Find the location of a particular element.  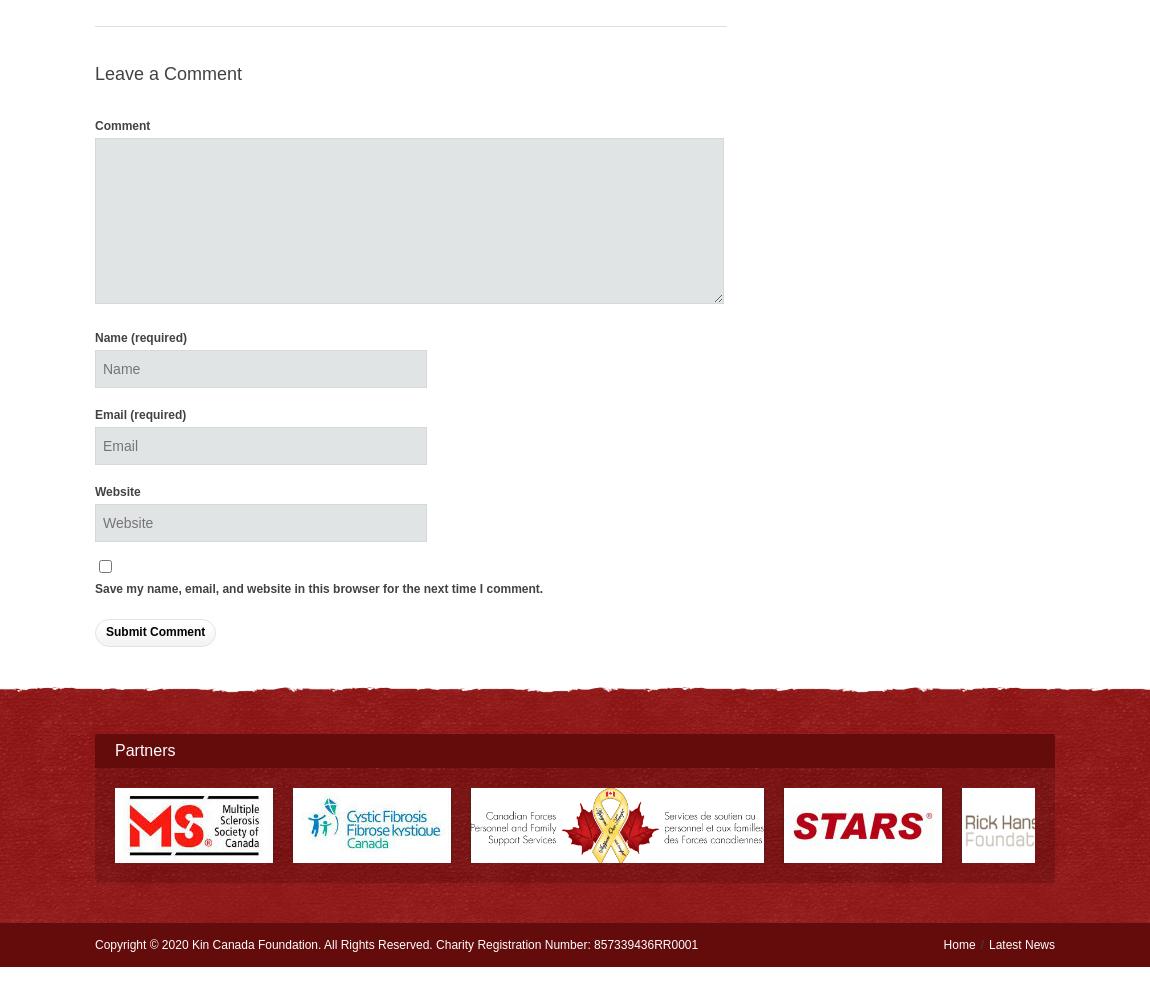

'Copyright © 2020 Kin Canada Foundation. All Rights Reserved. Charity Registration Number: 857339436RR0001' is located at coordinates (396, 943).